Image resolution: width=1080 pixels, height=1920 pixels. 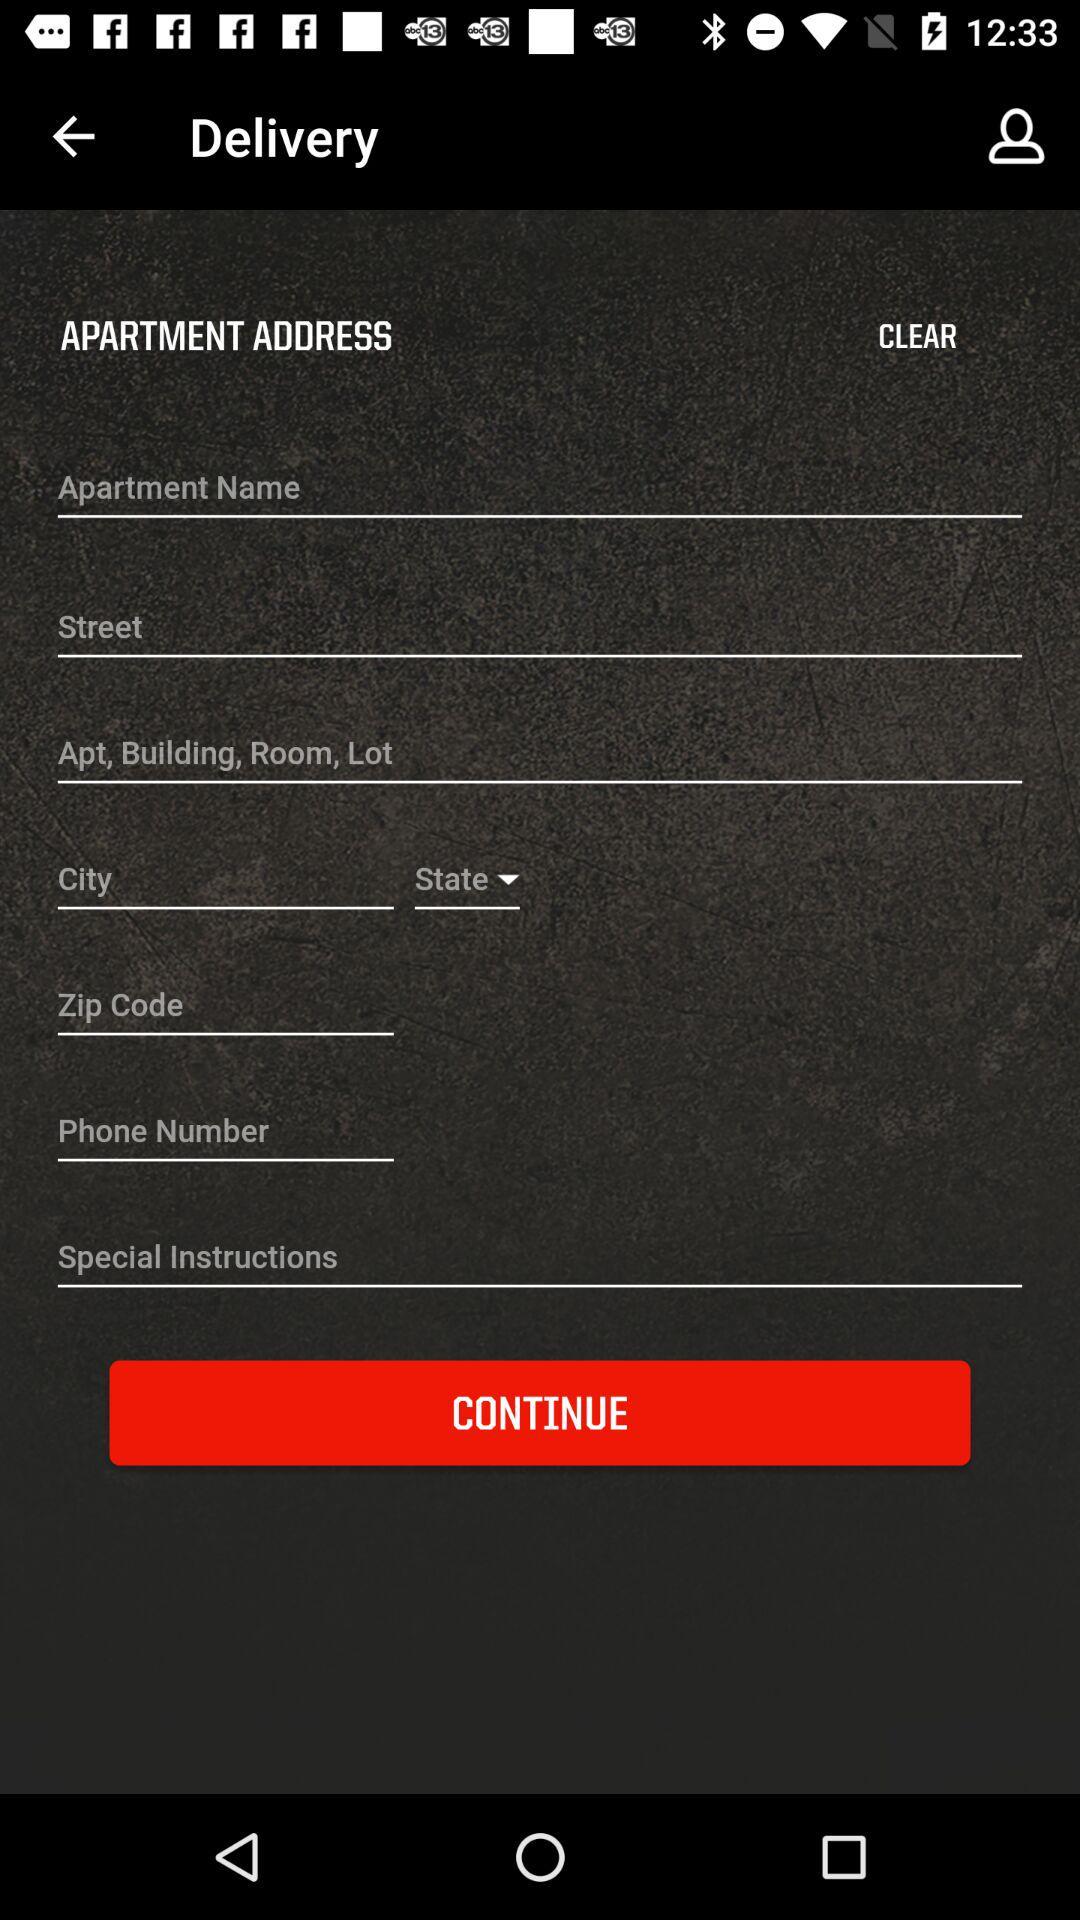 I want to click on the item above the apartment address item, so click(x=72, y=135).